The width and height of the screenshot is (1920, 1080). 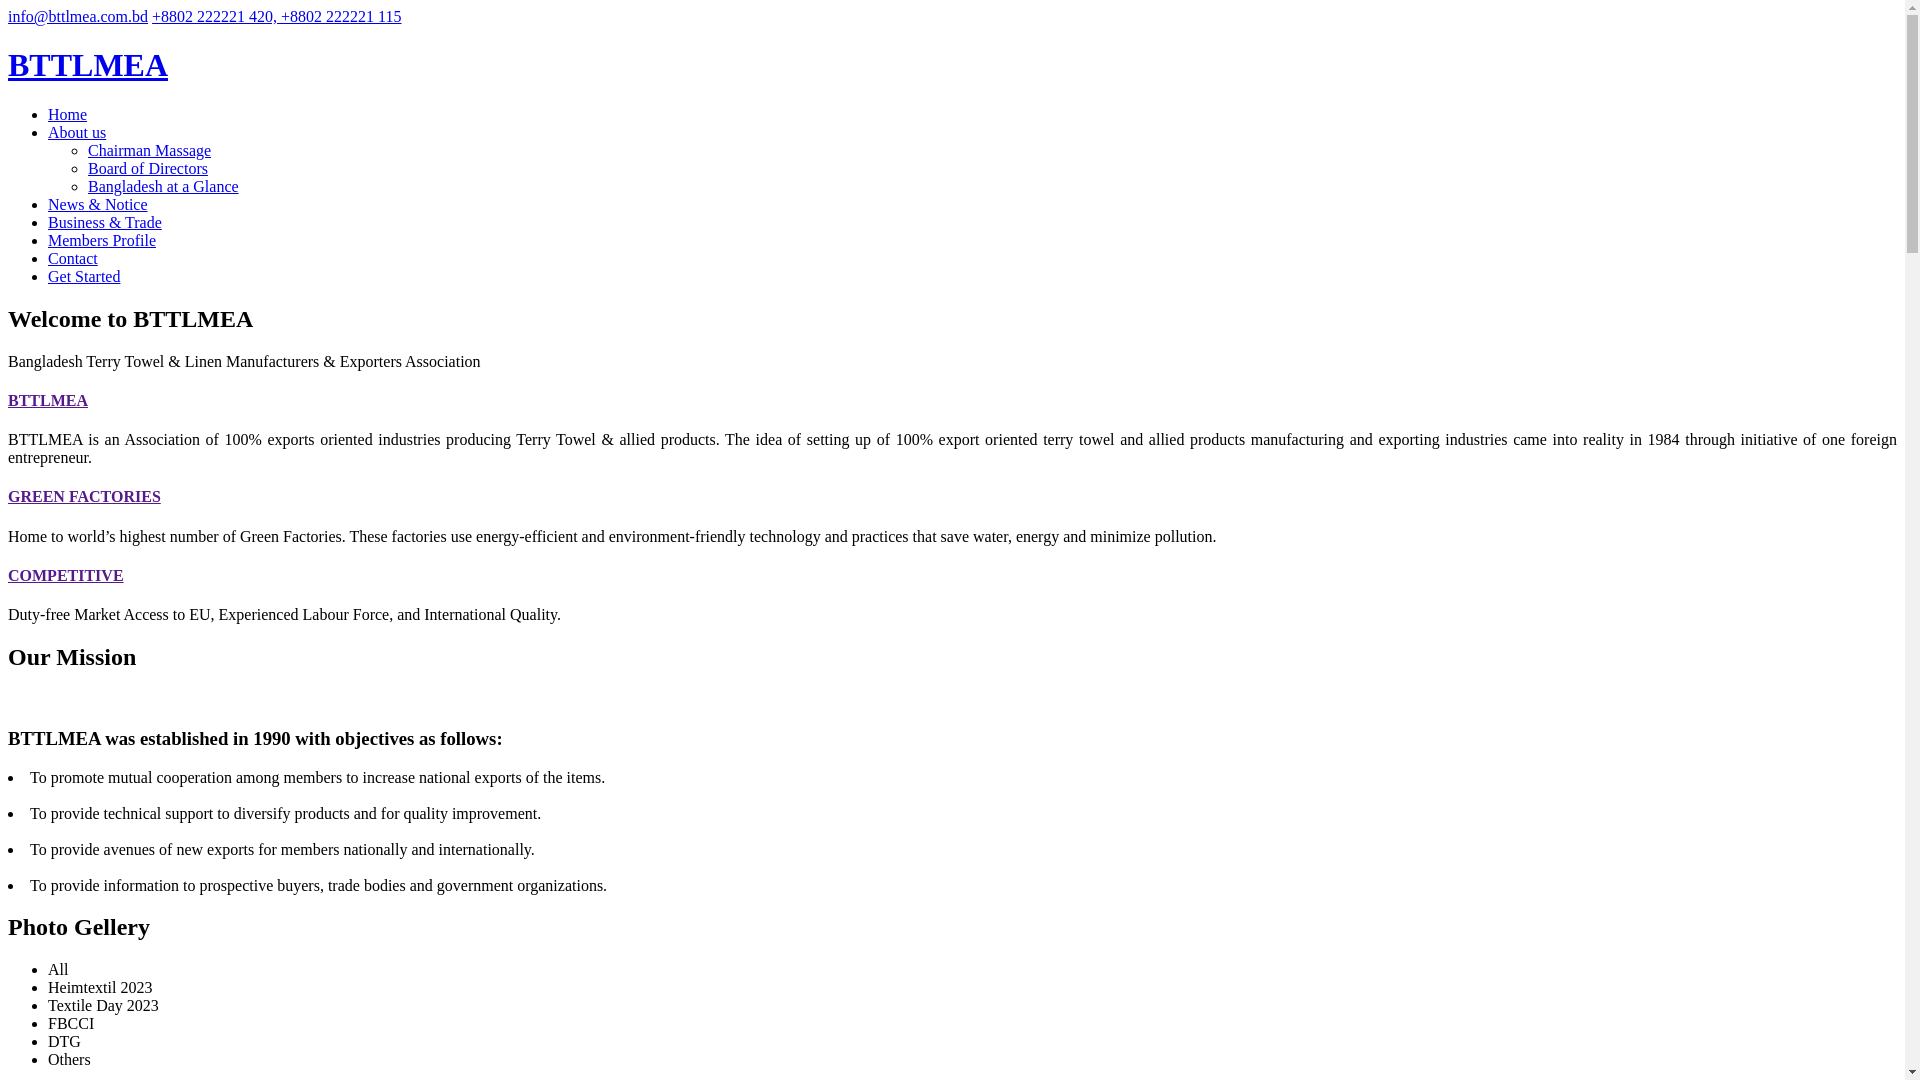 I want to click on 'Bangladesh at a Glance', so click(x=163, y=186).